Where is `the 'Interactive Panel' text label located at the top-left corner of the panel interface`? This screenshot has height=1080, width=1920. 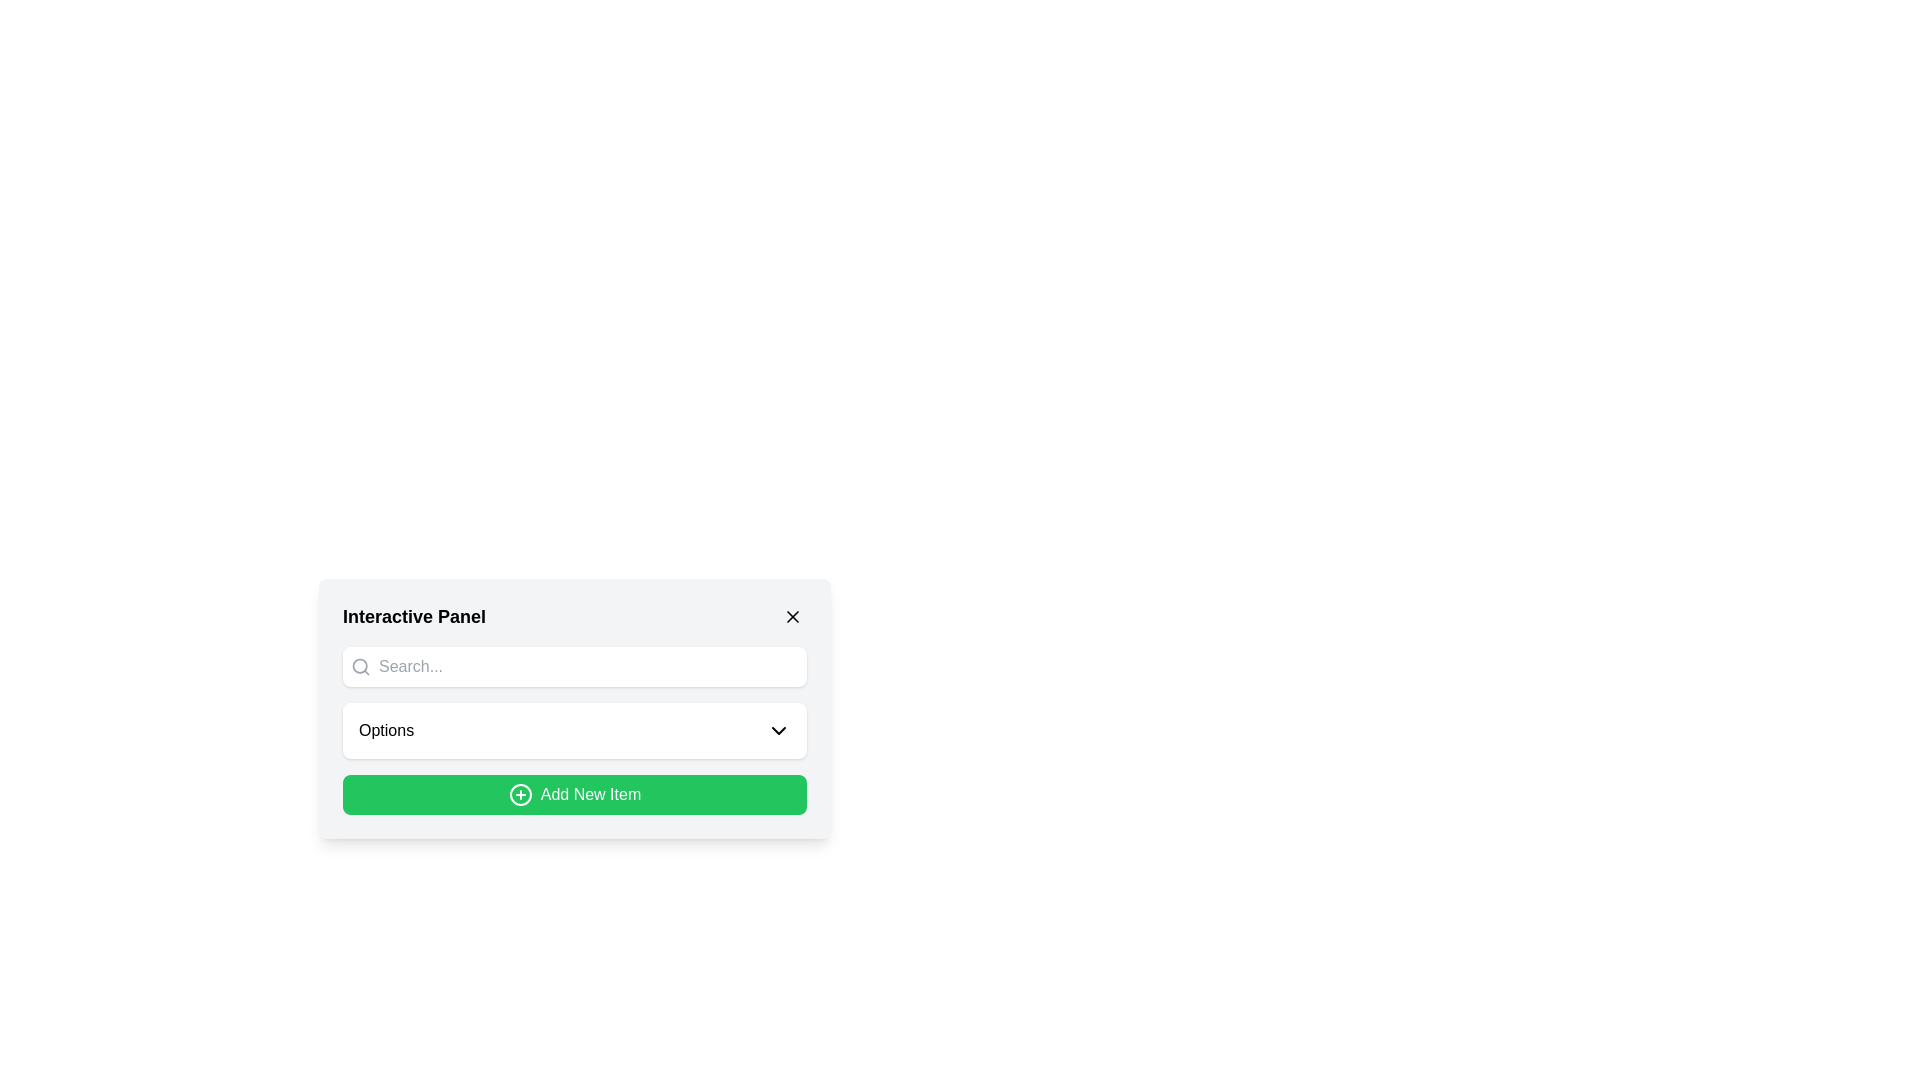 the 'Interactive Panel' text label located at the top-left corner of the panel interface is located at coordinates (413, 616).